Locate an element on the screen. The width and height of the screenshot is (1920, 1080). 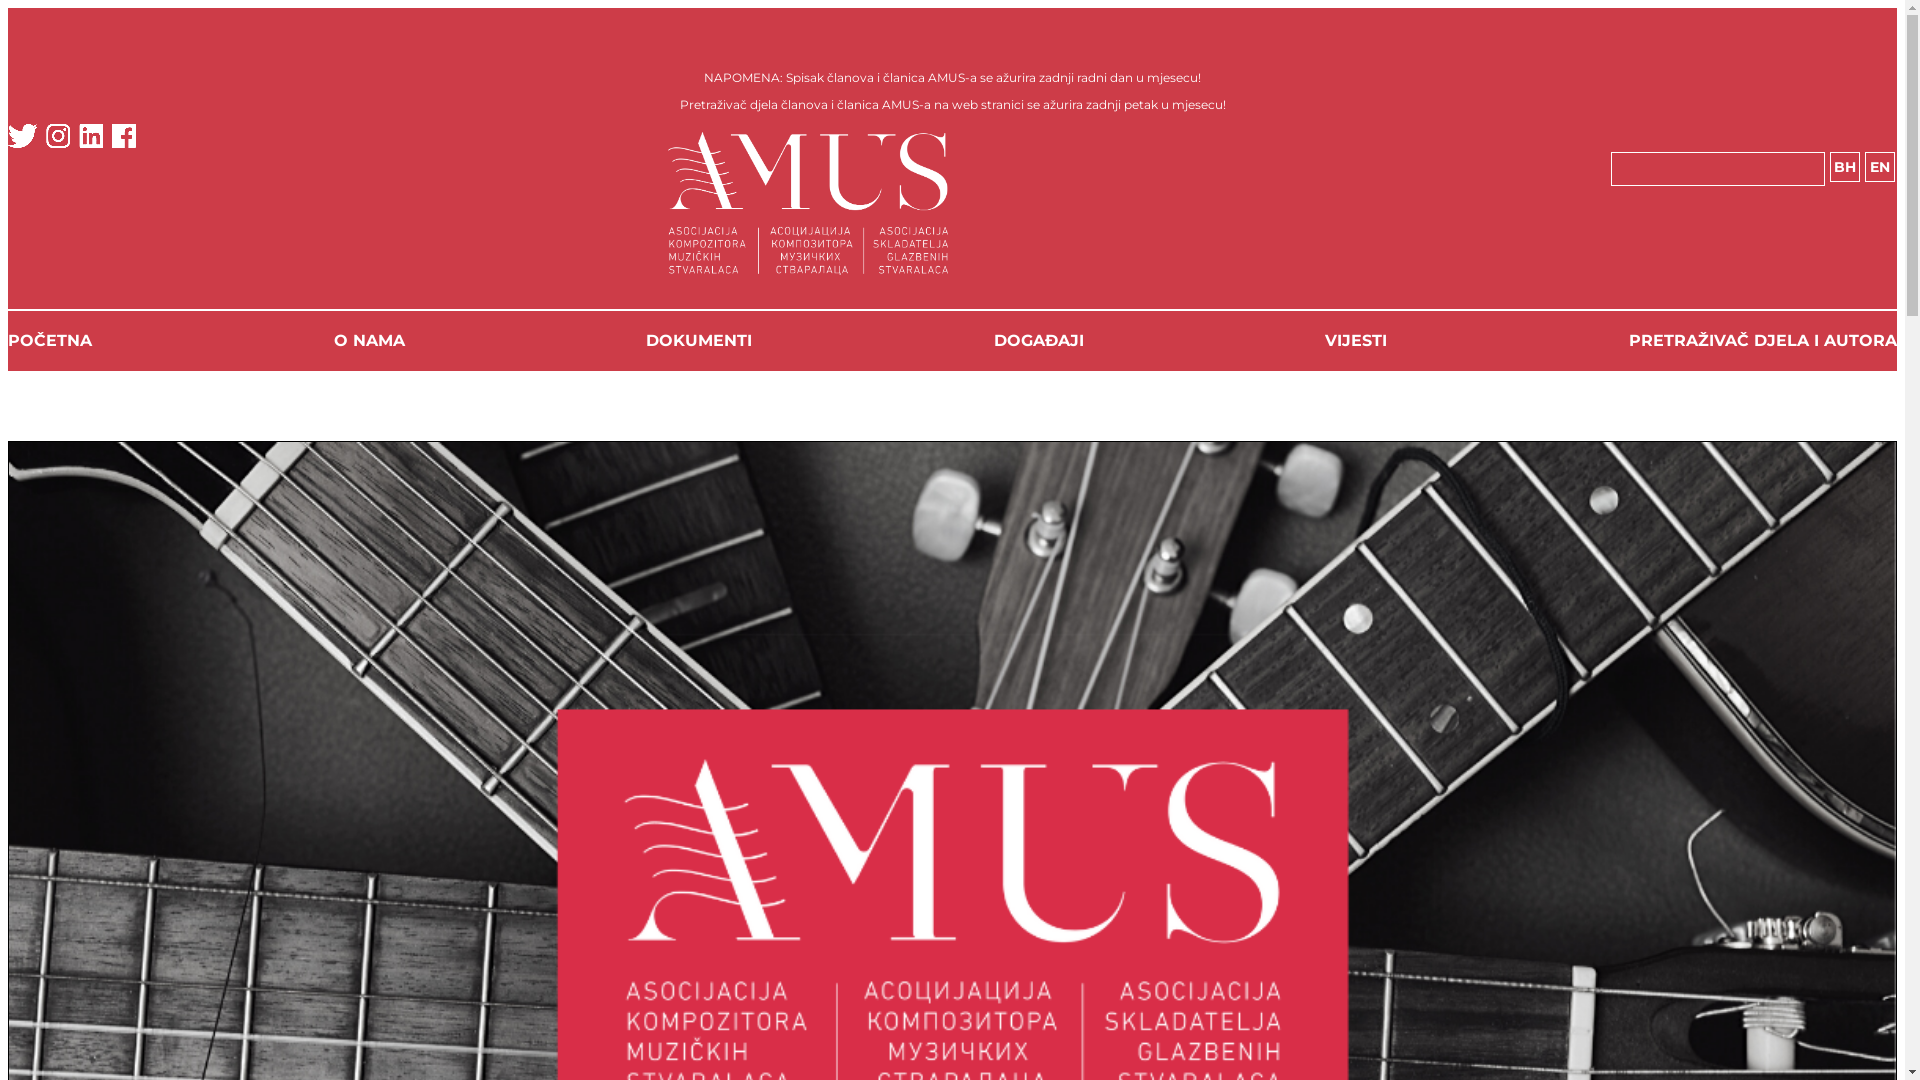
'EN' is located at coordinates (1877, 165).